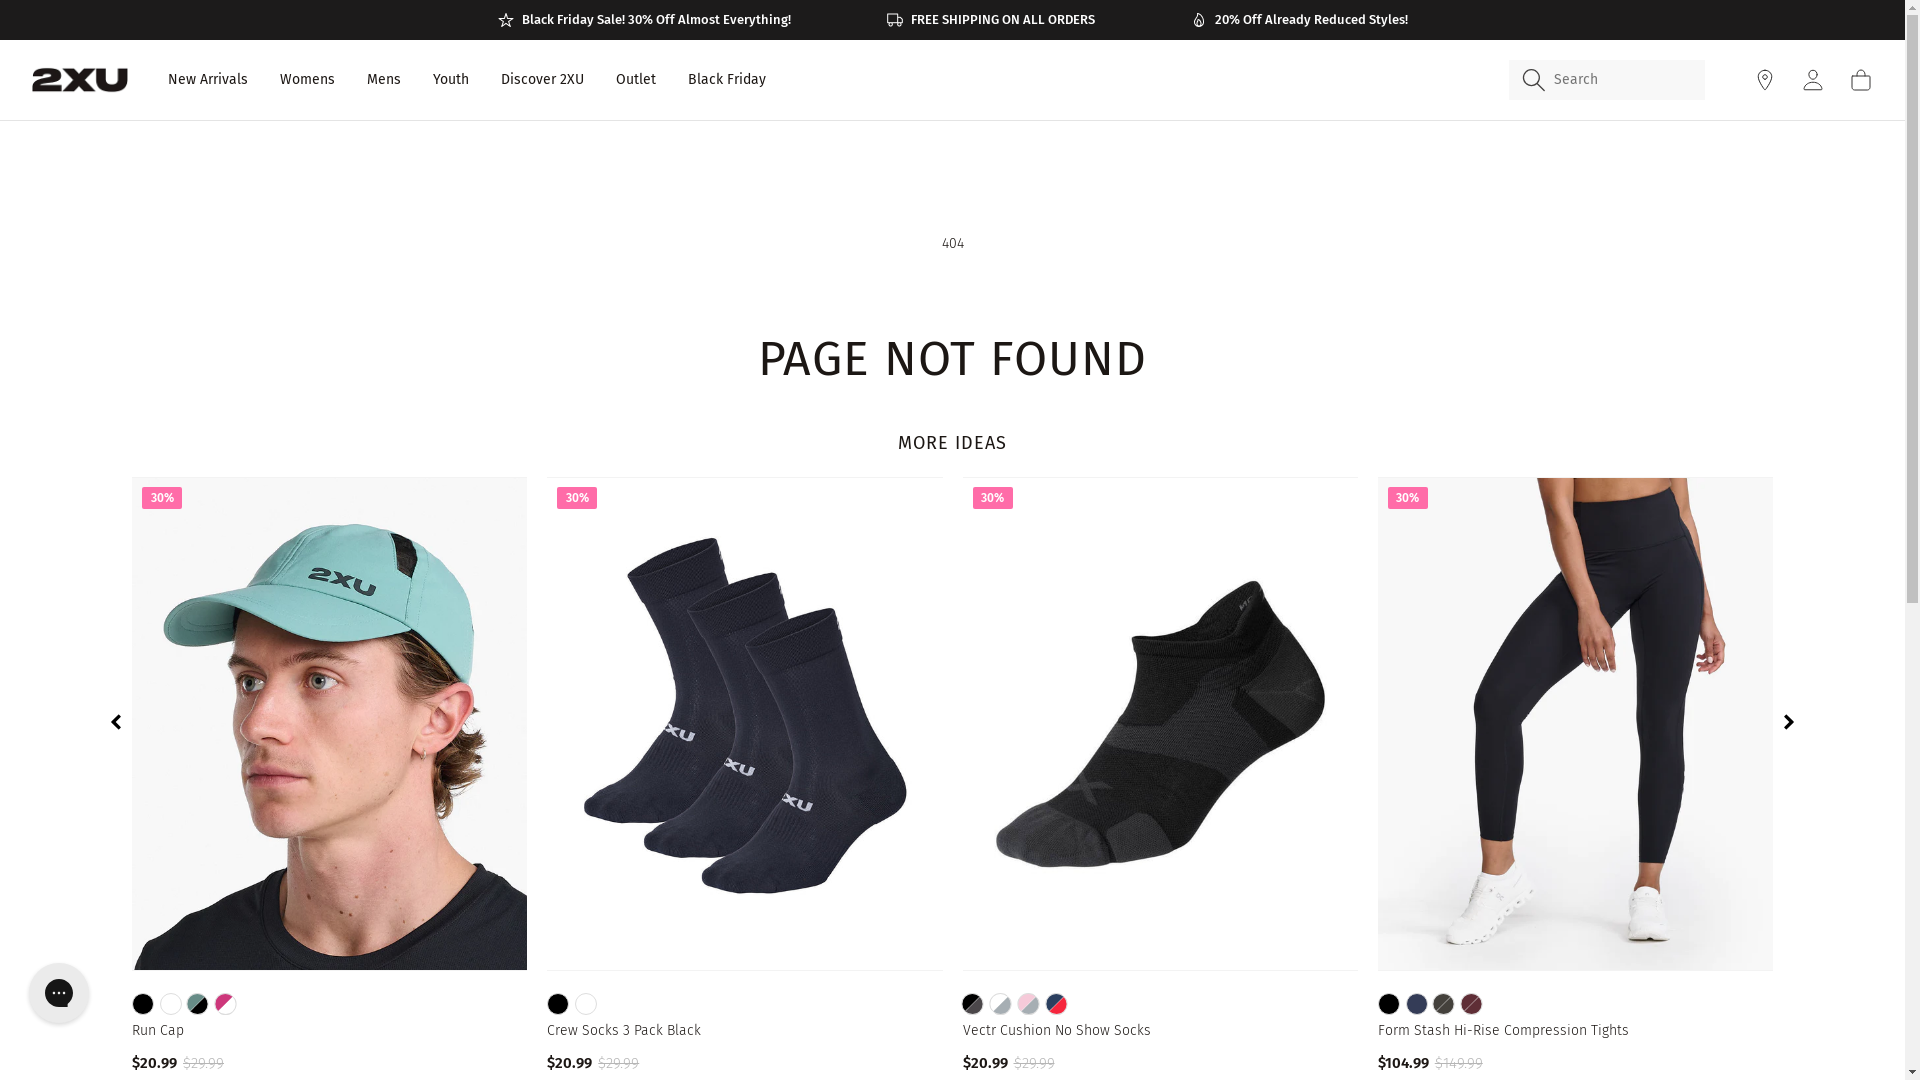 Image resolution: width=1920 pixels, height=1080 pixels. What do you see at coordinates (306, 79) in the screenshot?
I see `'Womens'` at bounding box center [306, 79].